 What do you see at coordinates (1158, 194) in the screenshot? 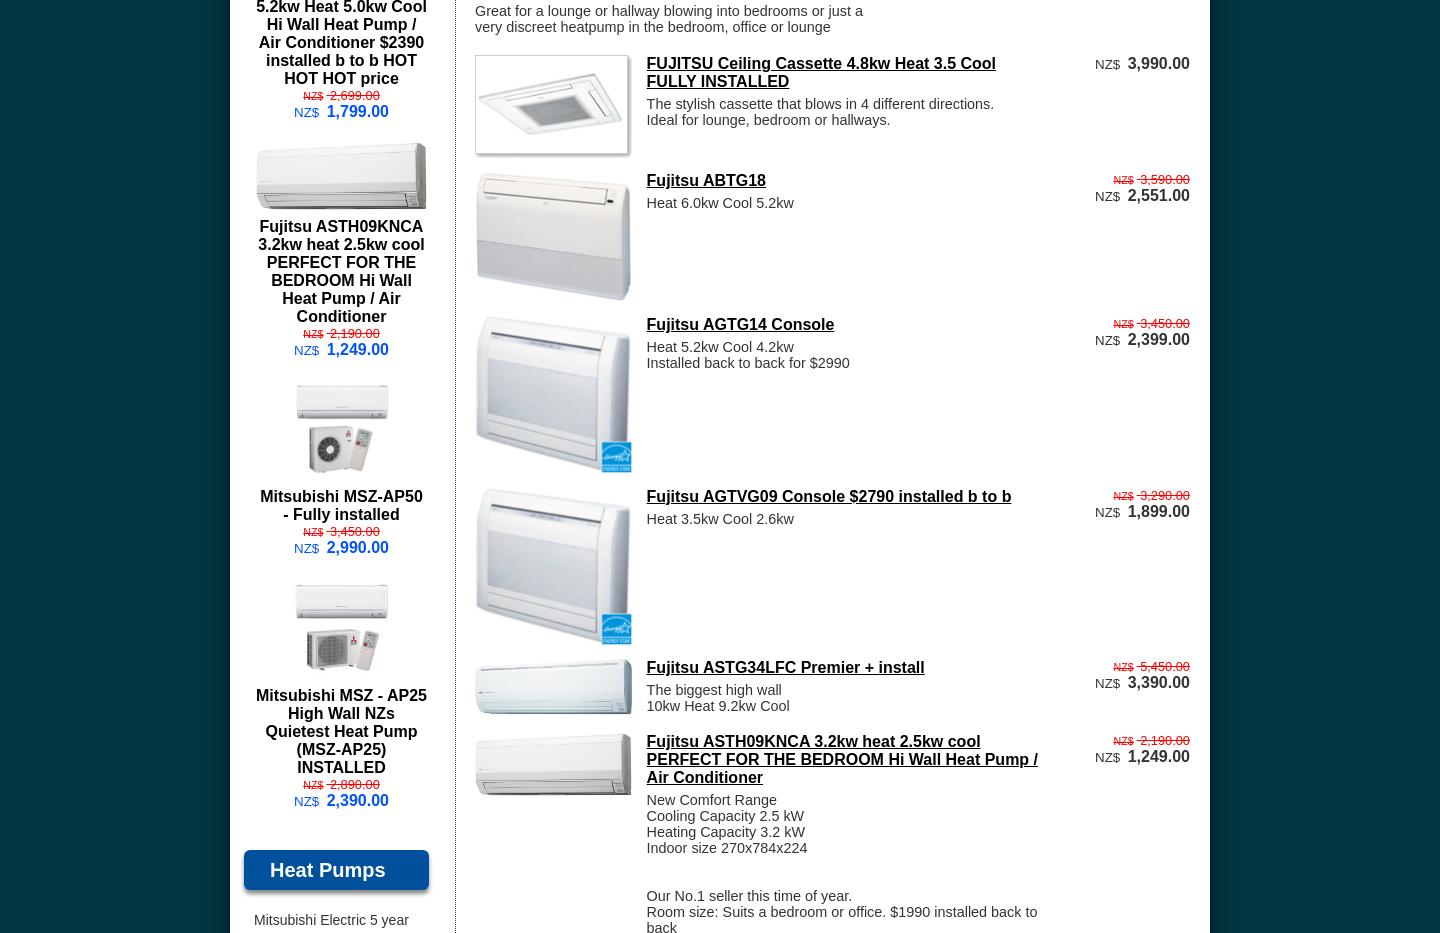
I see `'2,551.00'` at bounding box center [1158, 194].